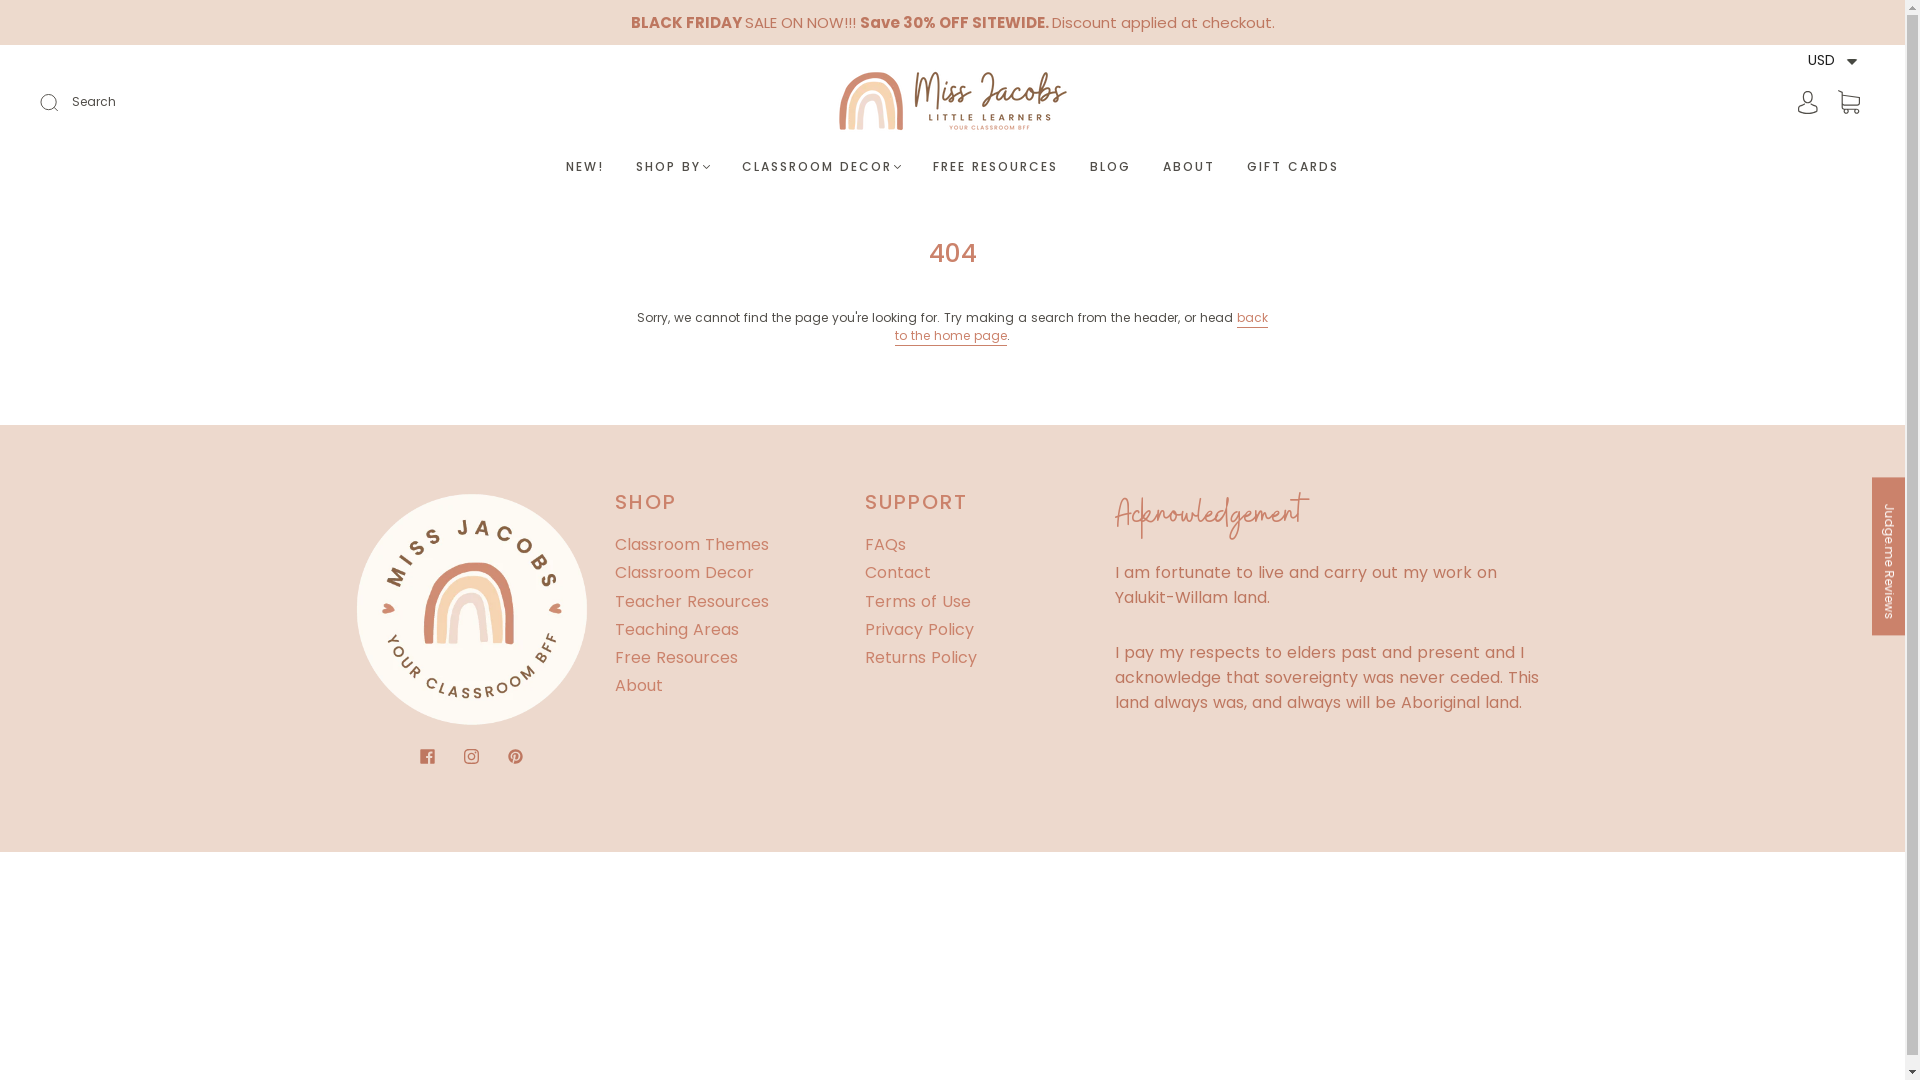 The image size is (1920, 1080). What do you see at coordinates (821, 165) in the screenshot?
I see `'CLASSROOM DECOR'` at bounding box center [821, 165].